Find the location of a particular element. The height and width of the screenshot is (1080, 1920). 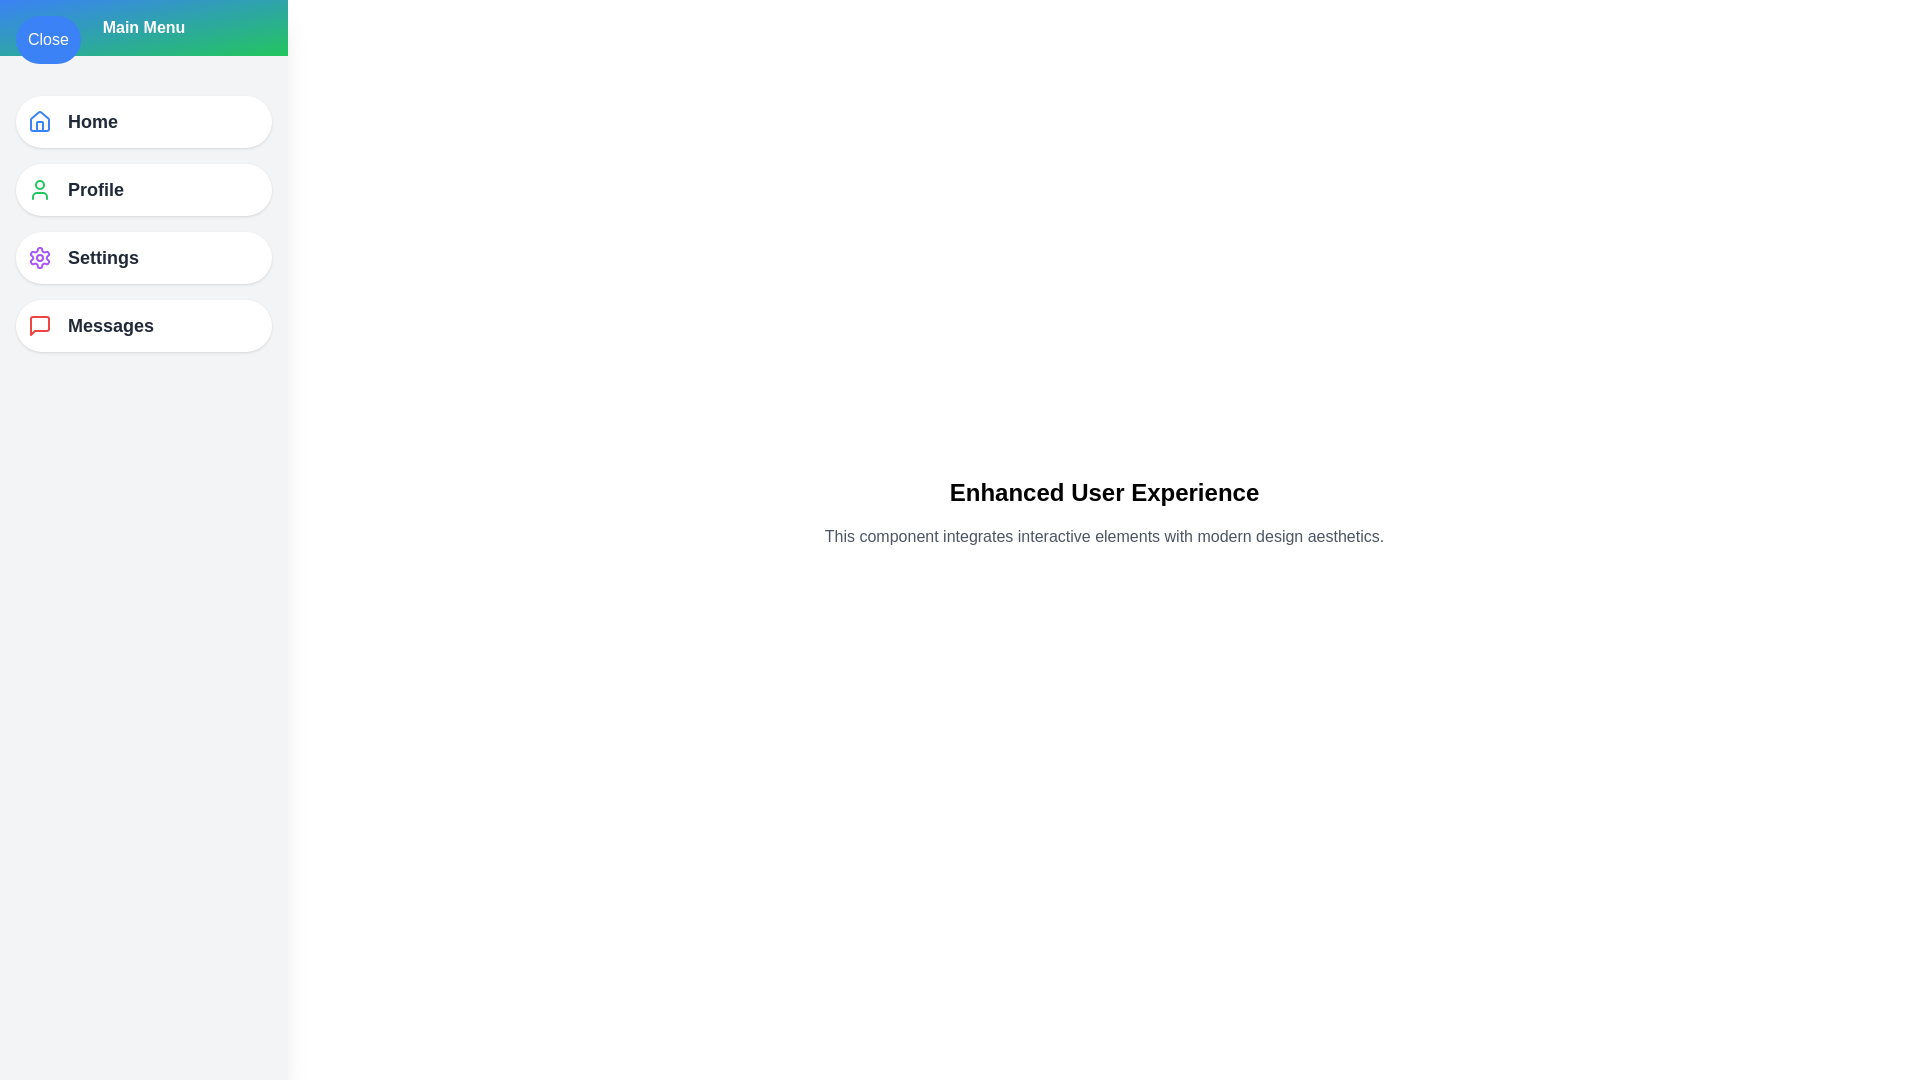

the menu item Settings is located at coordinates (143, 257).